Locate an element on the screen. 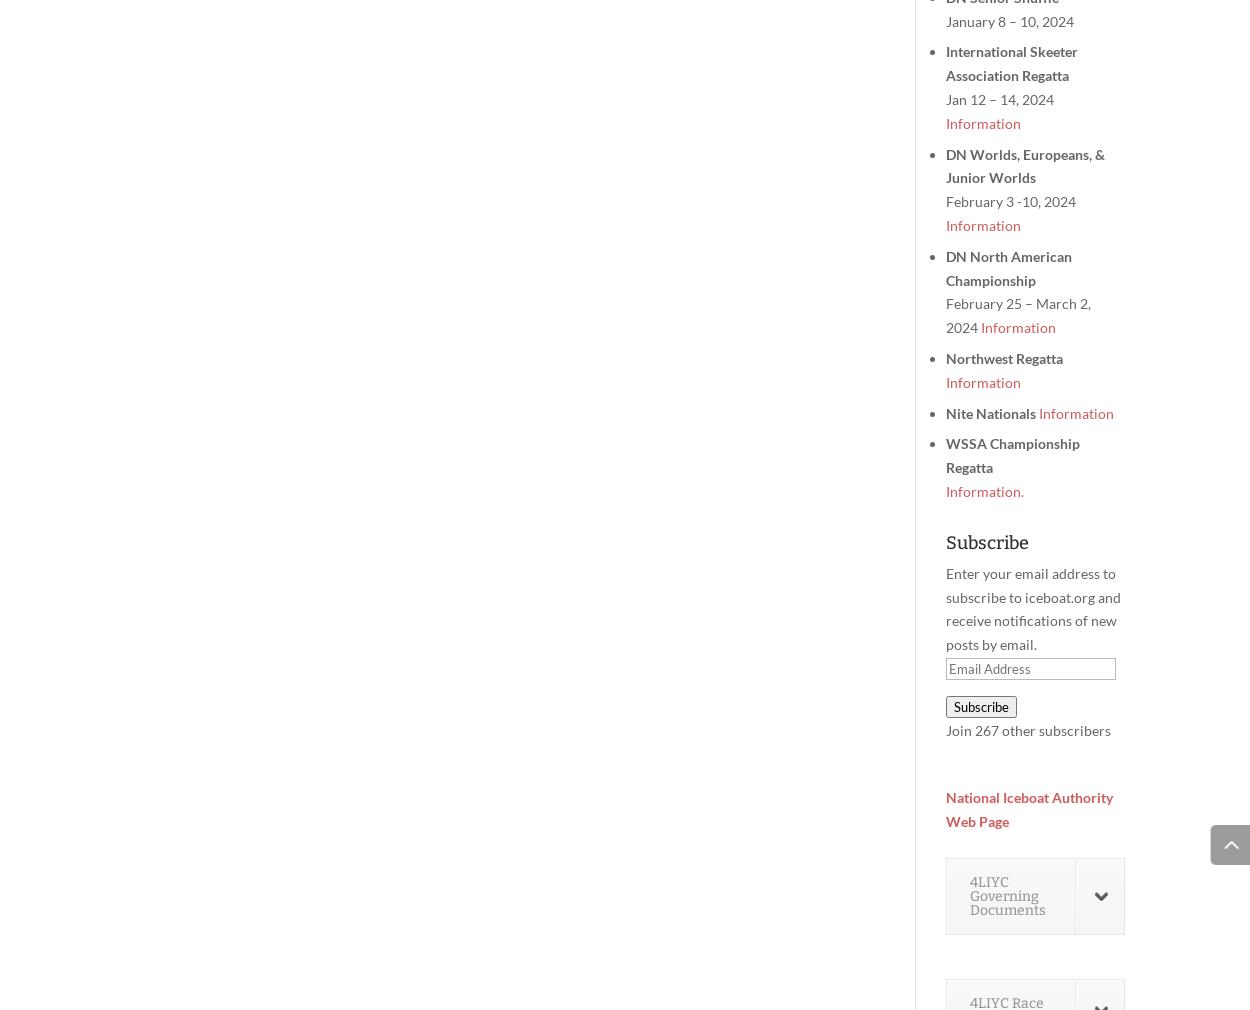 Image resolution: width=1250 pixels, height=1010 pixels. 'Northwest Regatta' is located at coordinates (1004, 357).